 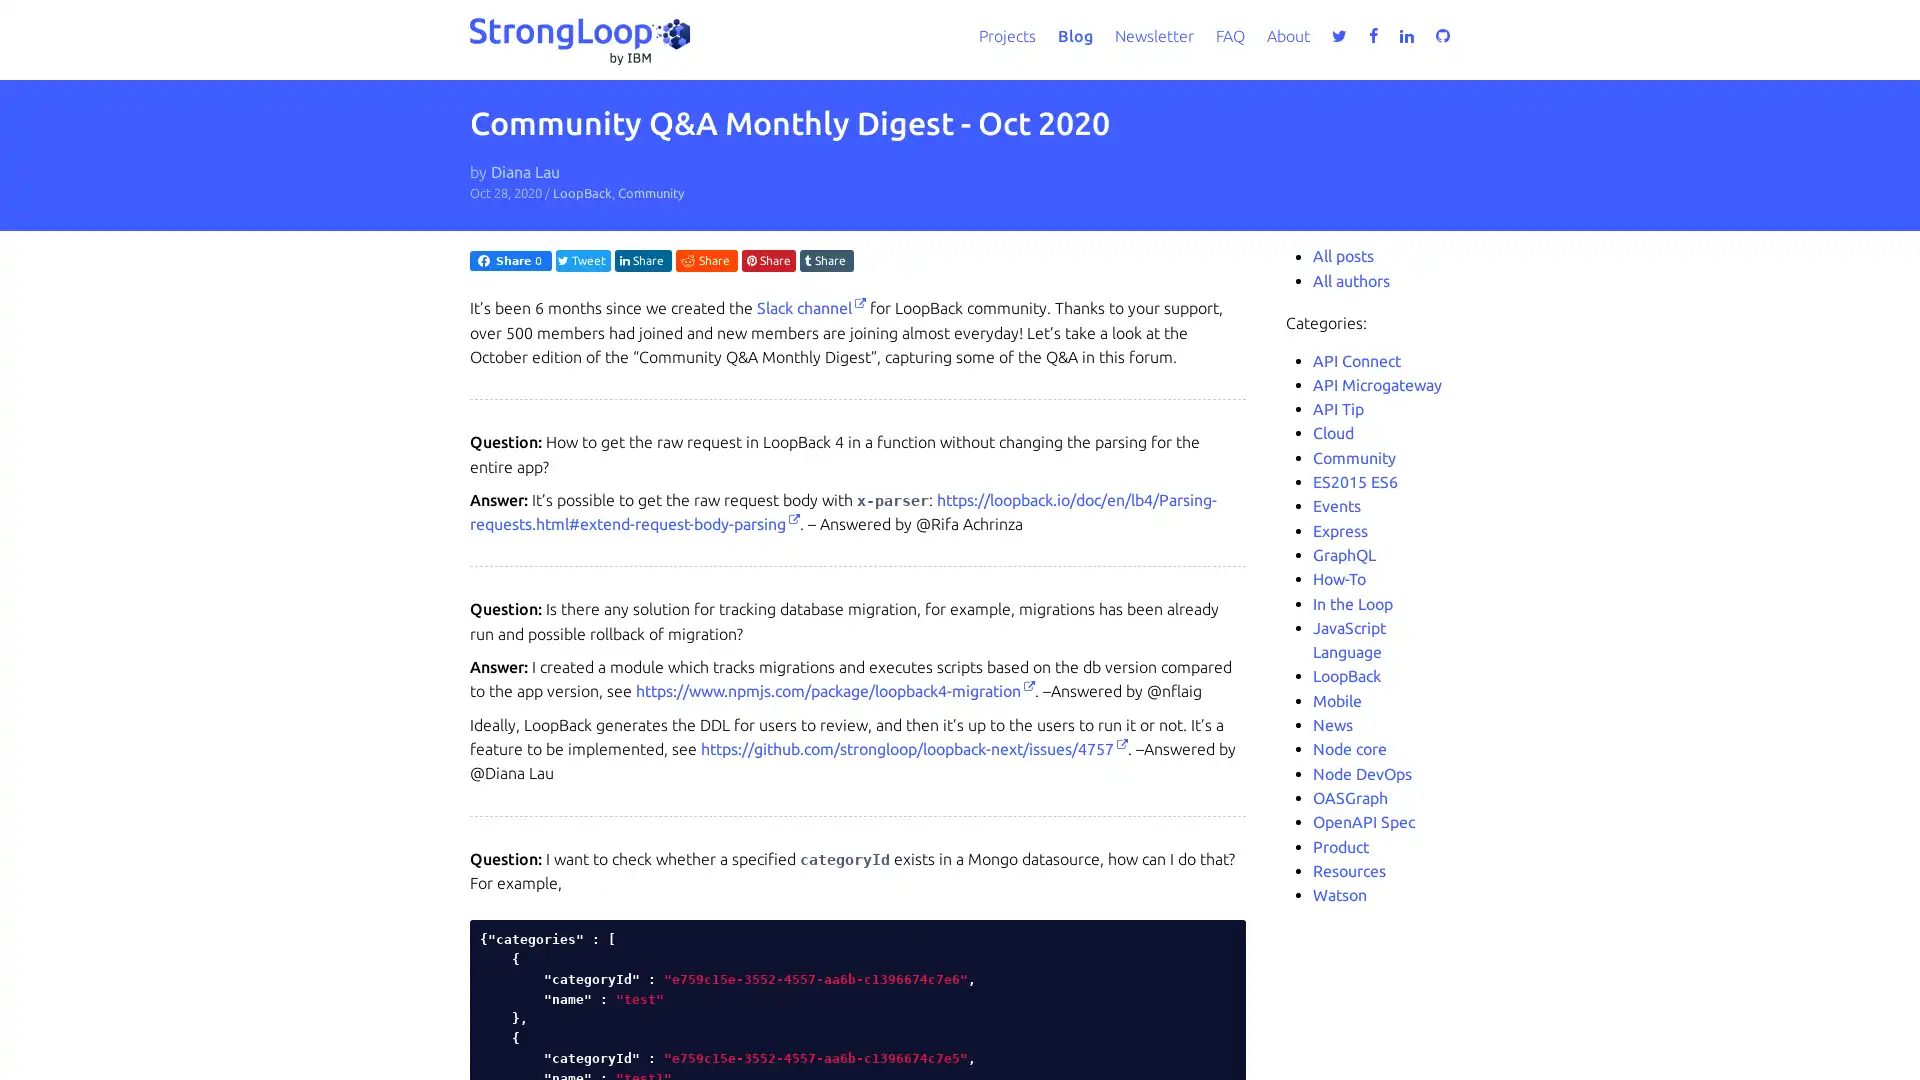 I want to click on Accept all, so click(x=1758, y=942).